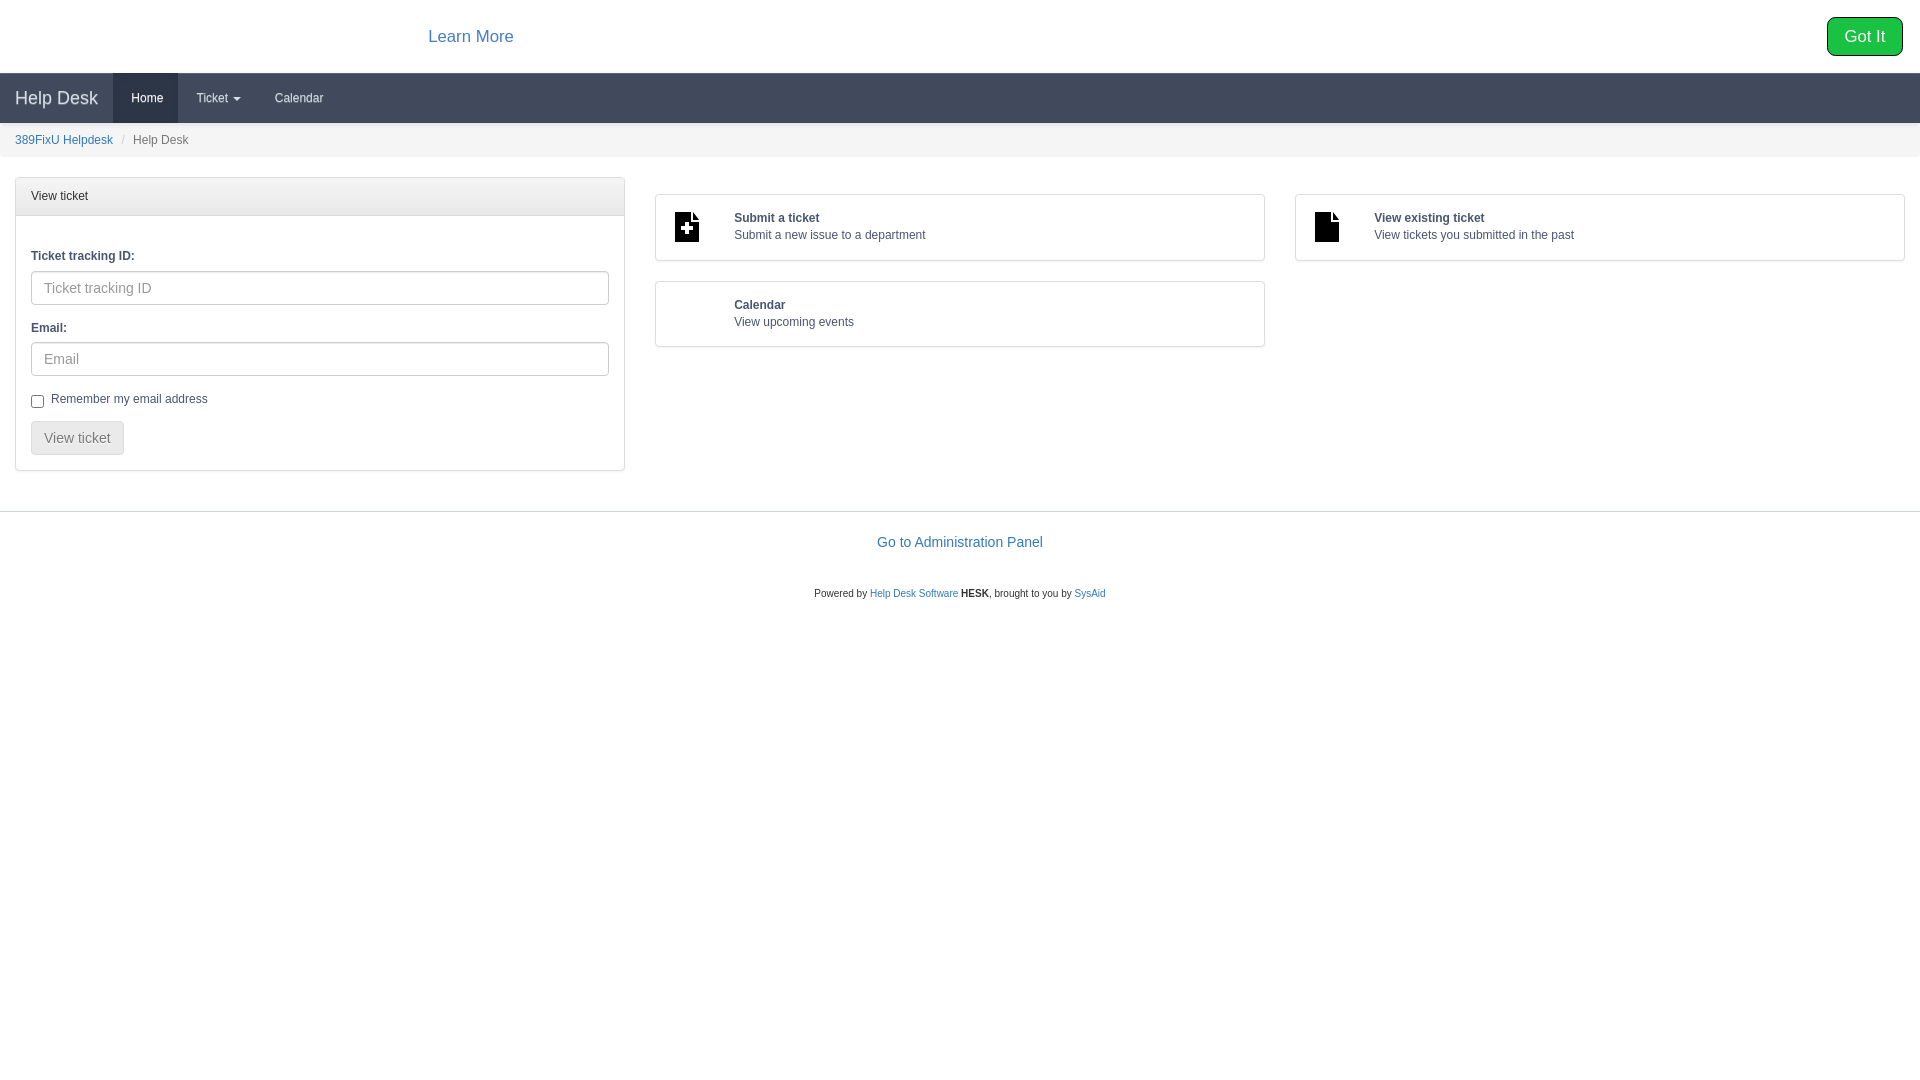 This screenshot has height=1080, width=1920. What do you see at coordinates (912, 592) in the screenshot?
I see `'Help Desk Software'` at bounding box center [912, 592].